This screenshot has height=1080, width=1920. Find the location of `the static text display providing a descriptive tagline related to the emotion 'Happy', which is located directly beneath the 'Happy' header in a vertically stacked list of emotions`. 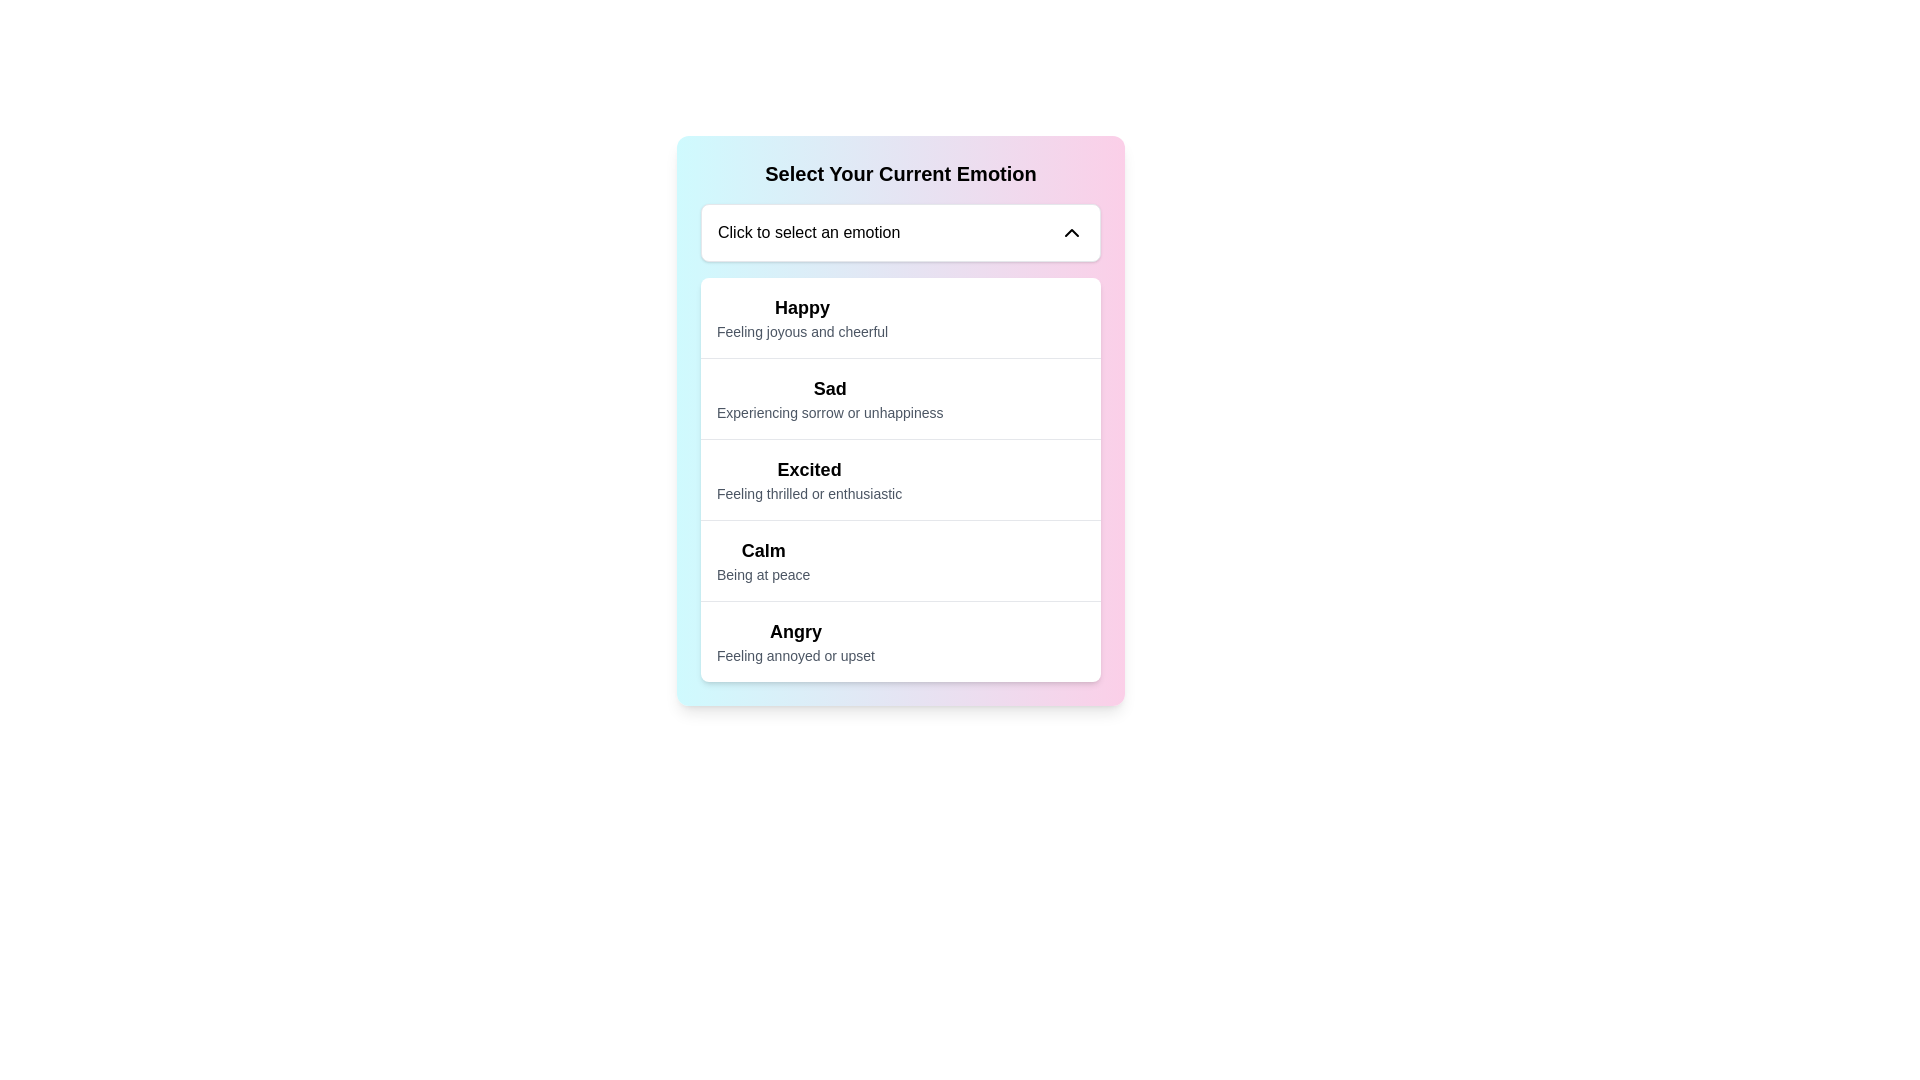

the static text display providing a descriptive tagline related to the emotion 'Happy', which is located directly beneath the 'Happy' header in a vertically stacked list of emotions is located at coordinates (802, 330).